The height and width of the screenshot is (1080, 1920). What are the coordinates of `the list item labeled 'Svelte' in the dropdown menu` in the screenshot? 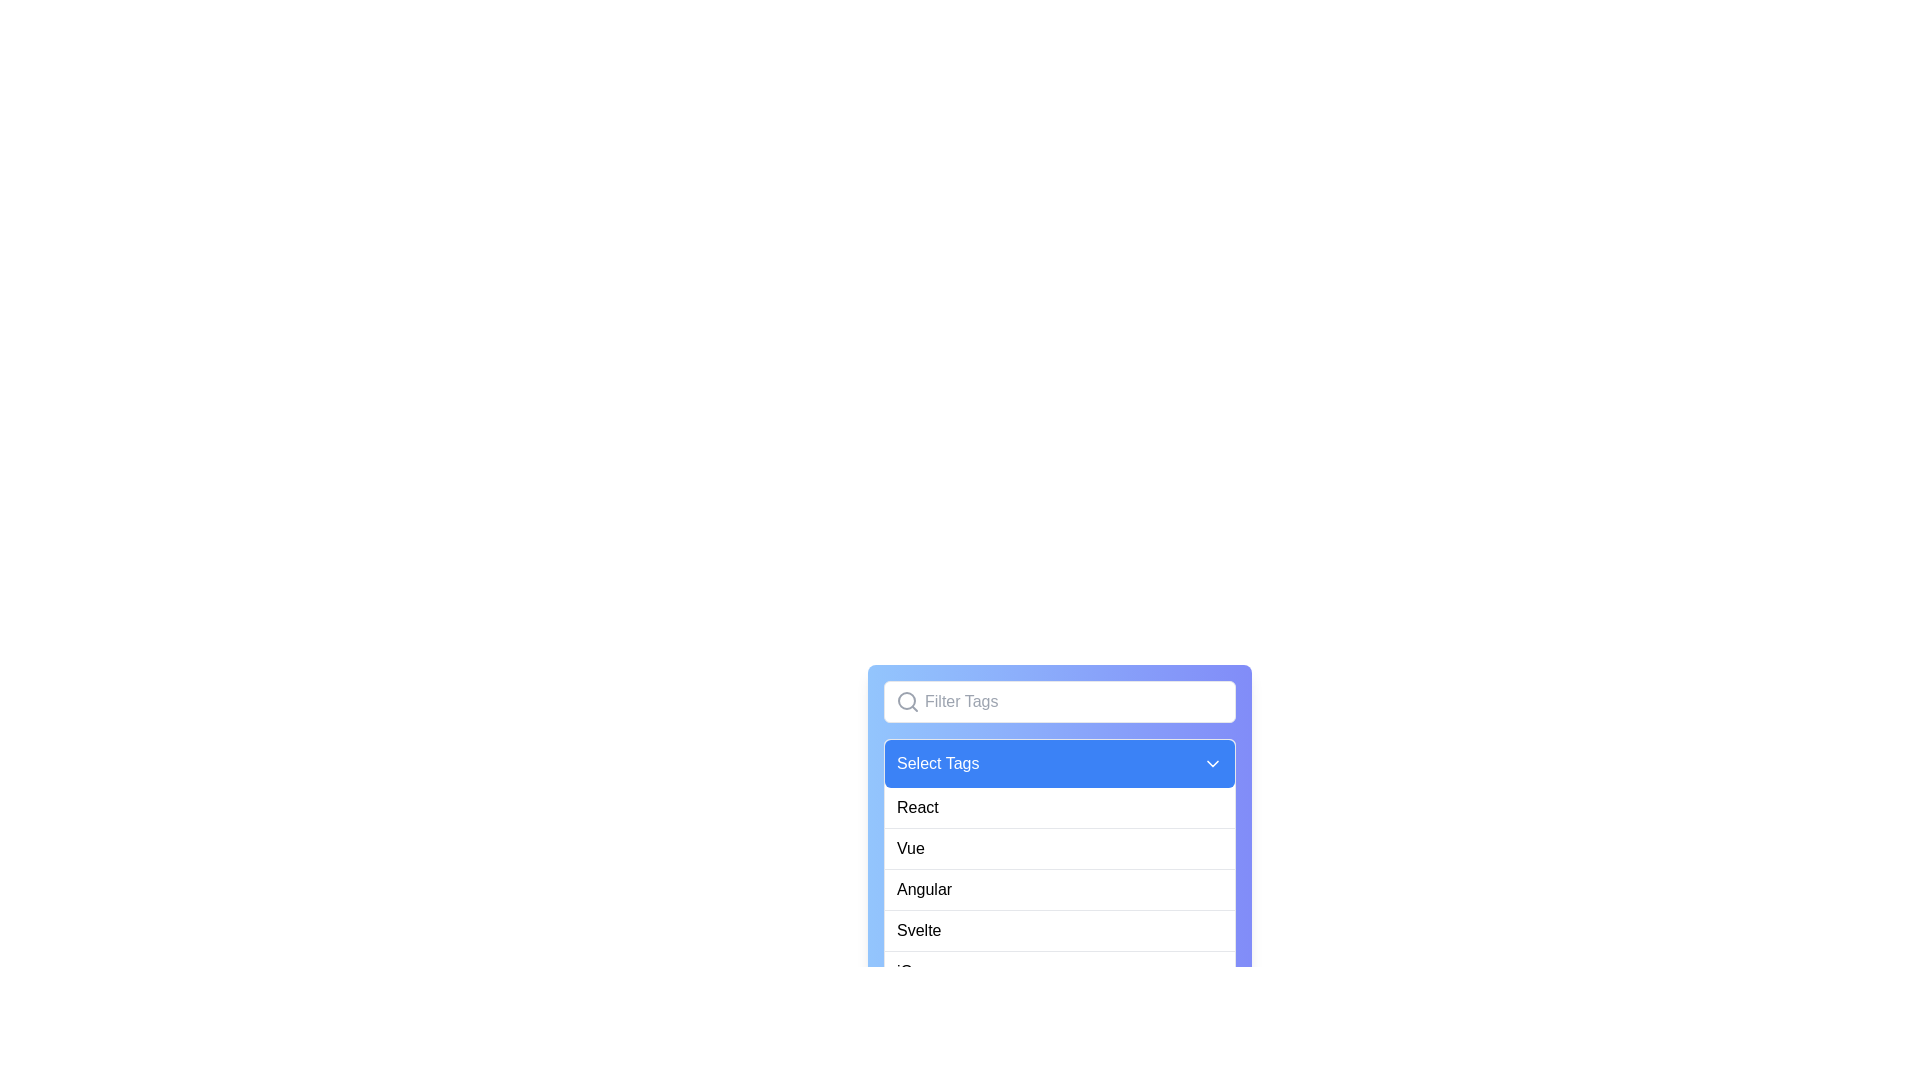 It's located at (1059, 930).